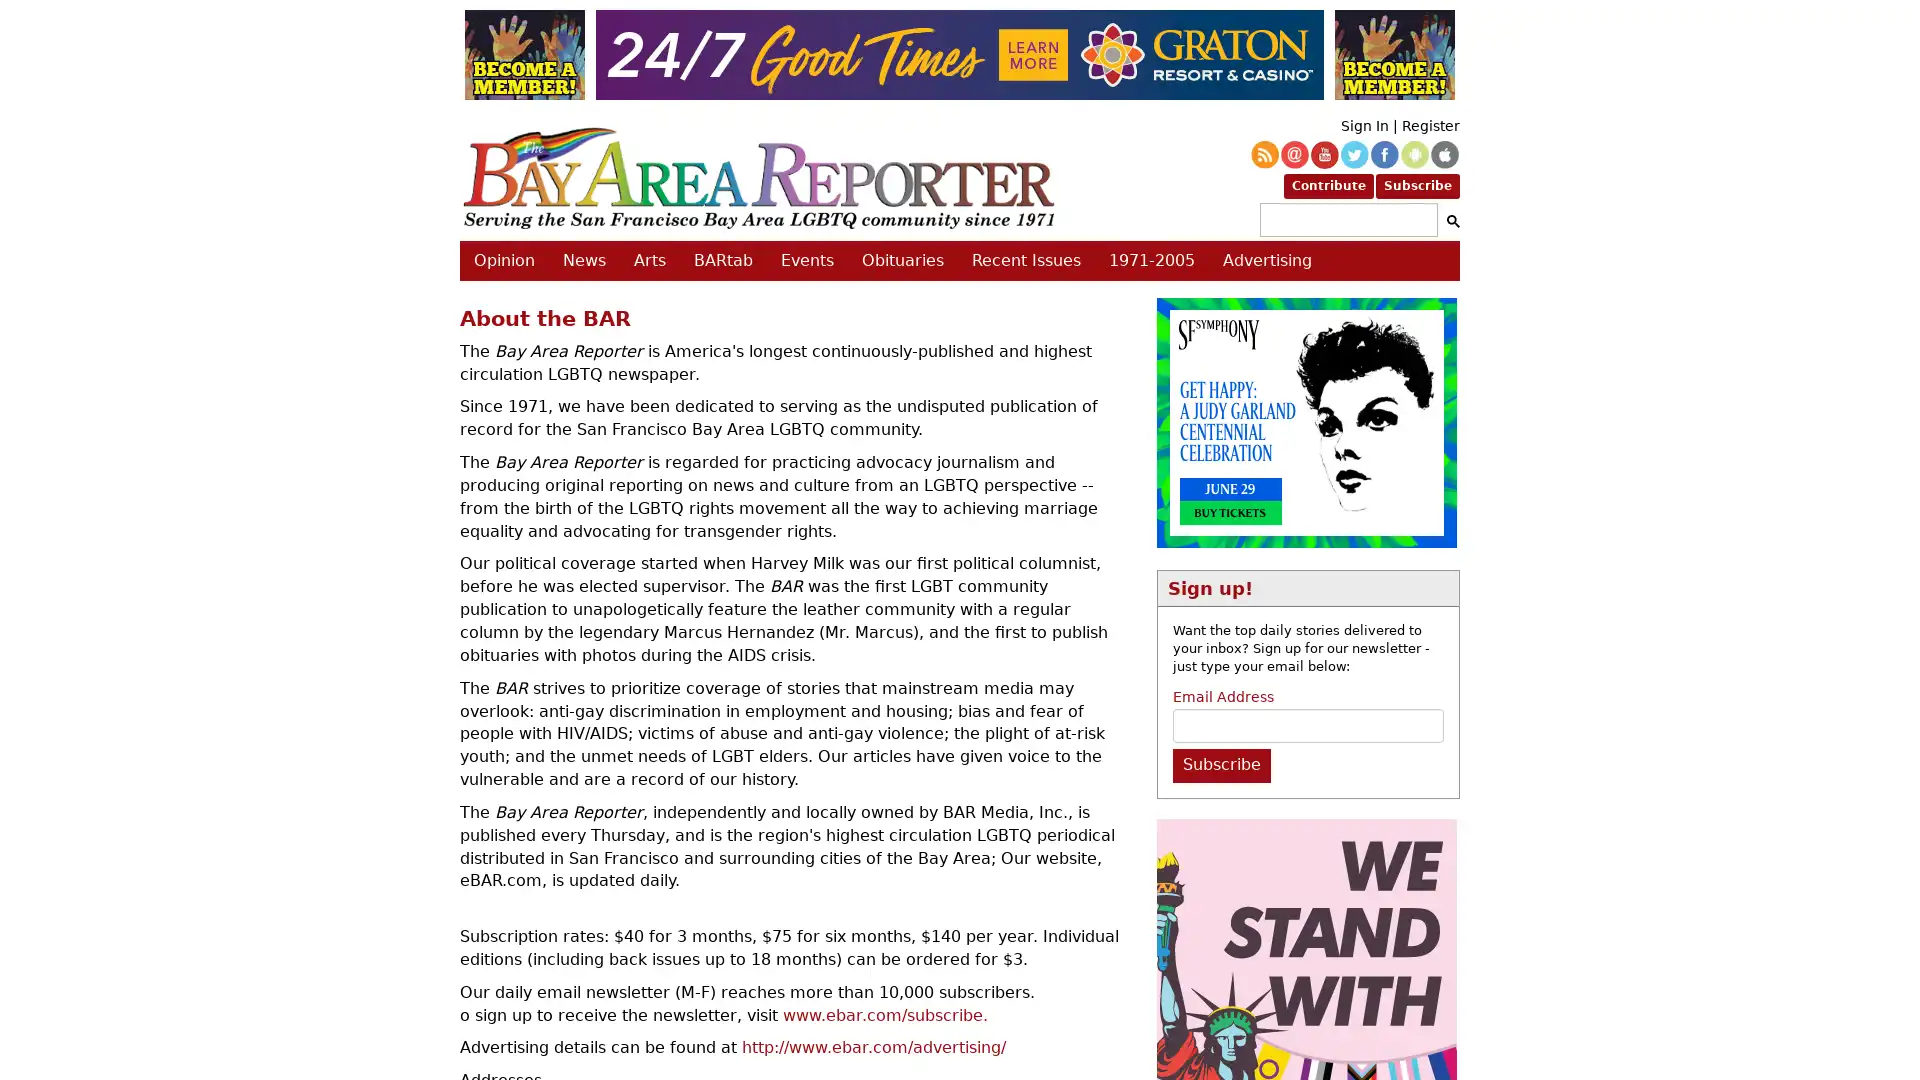 The image size is (1920, 1080). I want to click on search, so click(1449, 220).